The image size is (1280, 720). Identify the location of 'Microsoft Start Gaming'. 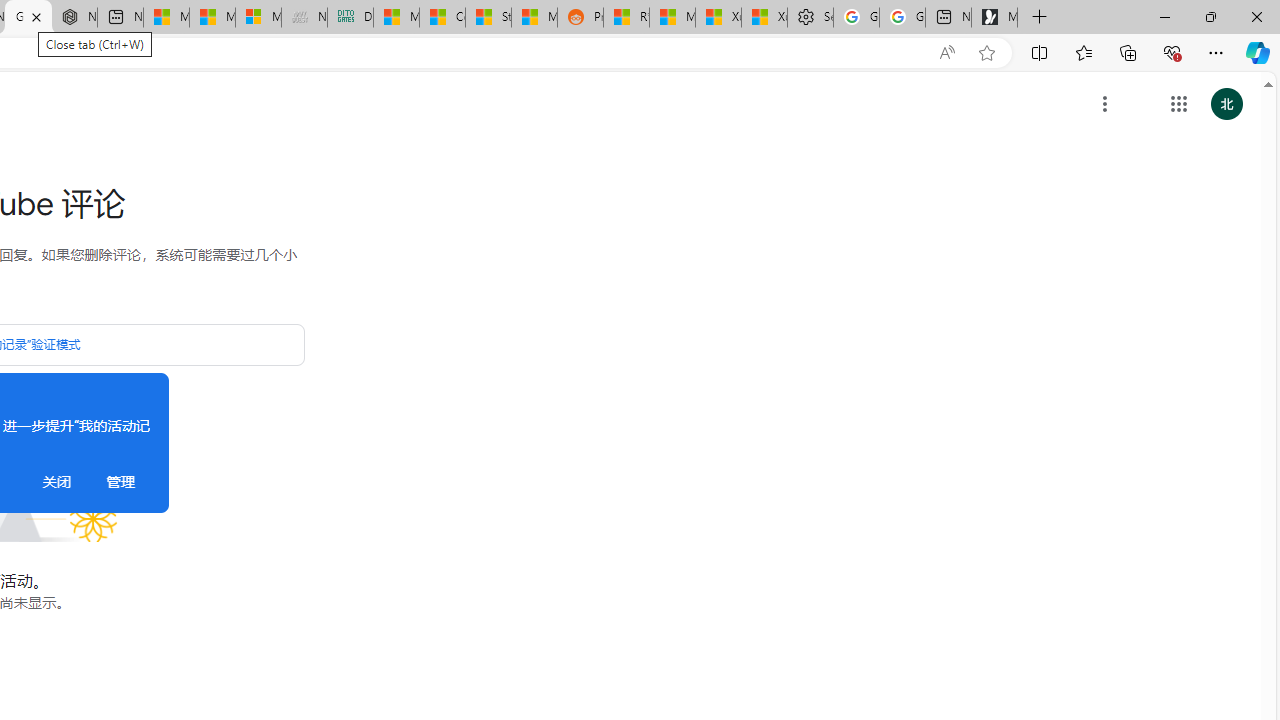
(994, 17).